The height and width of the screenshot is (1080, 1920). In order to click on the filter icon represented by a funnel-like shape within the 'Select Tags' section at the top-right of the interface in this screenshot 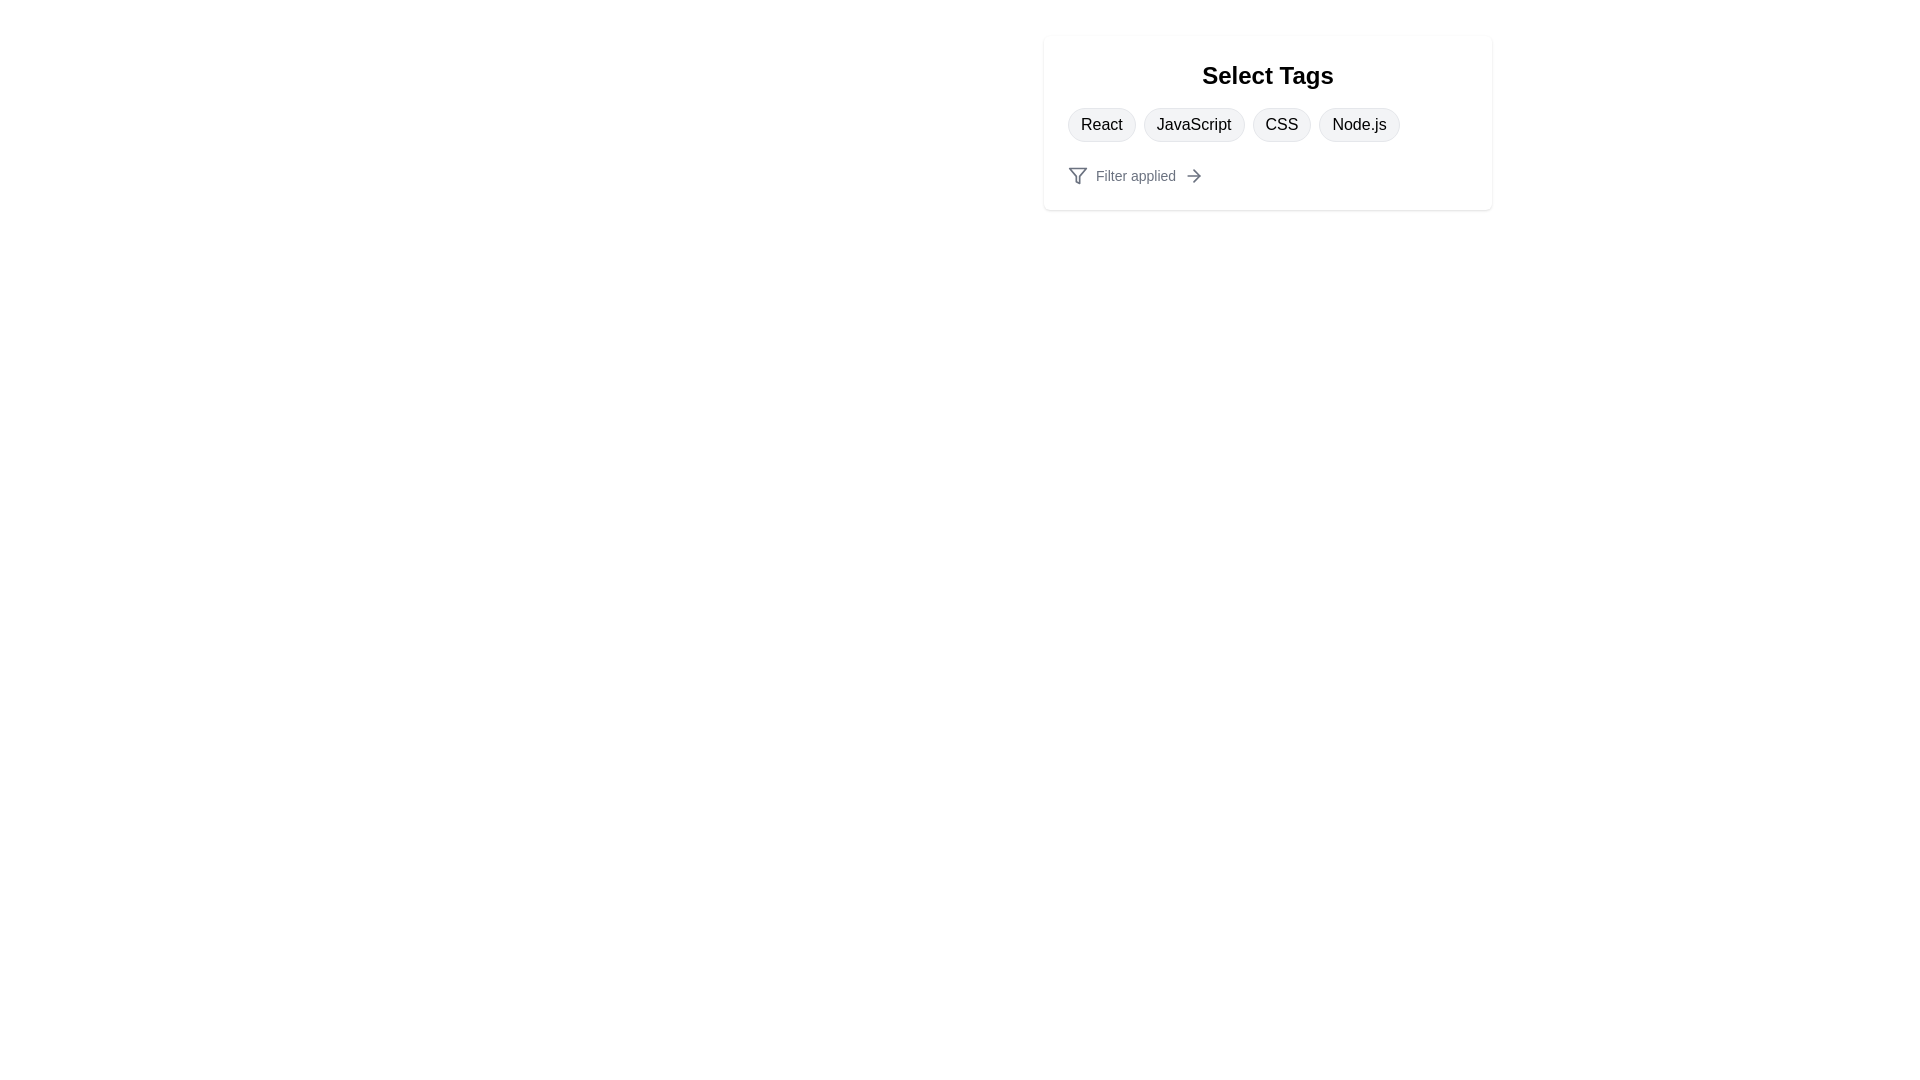, I will do `click(1077, 175)`.